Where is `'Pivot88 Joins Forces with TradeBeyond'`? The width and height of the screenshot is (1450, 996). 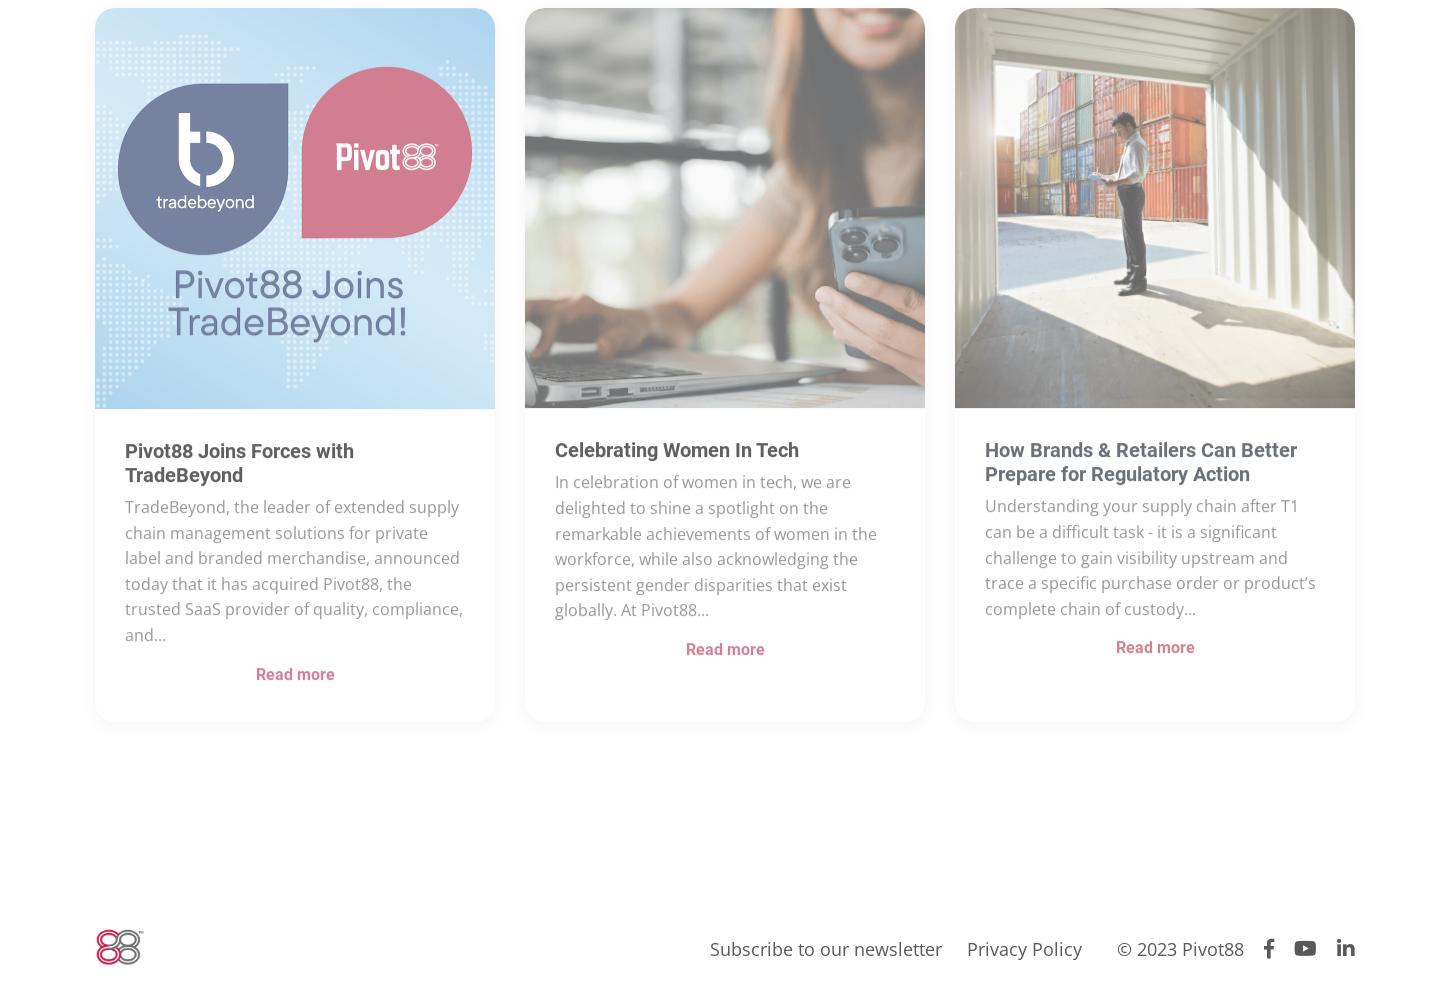
'Pivot88 Joins Forces with TradeBeyond' is located at coordinates (238, 524).